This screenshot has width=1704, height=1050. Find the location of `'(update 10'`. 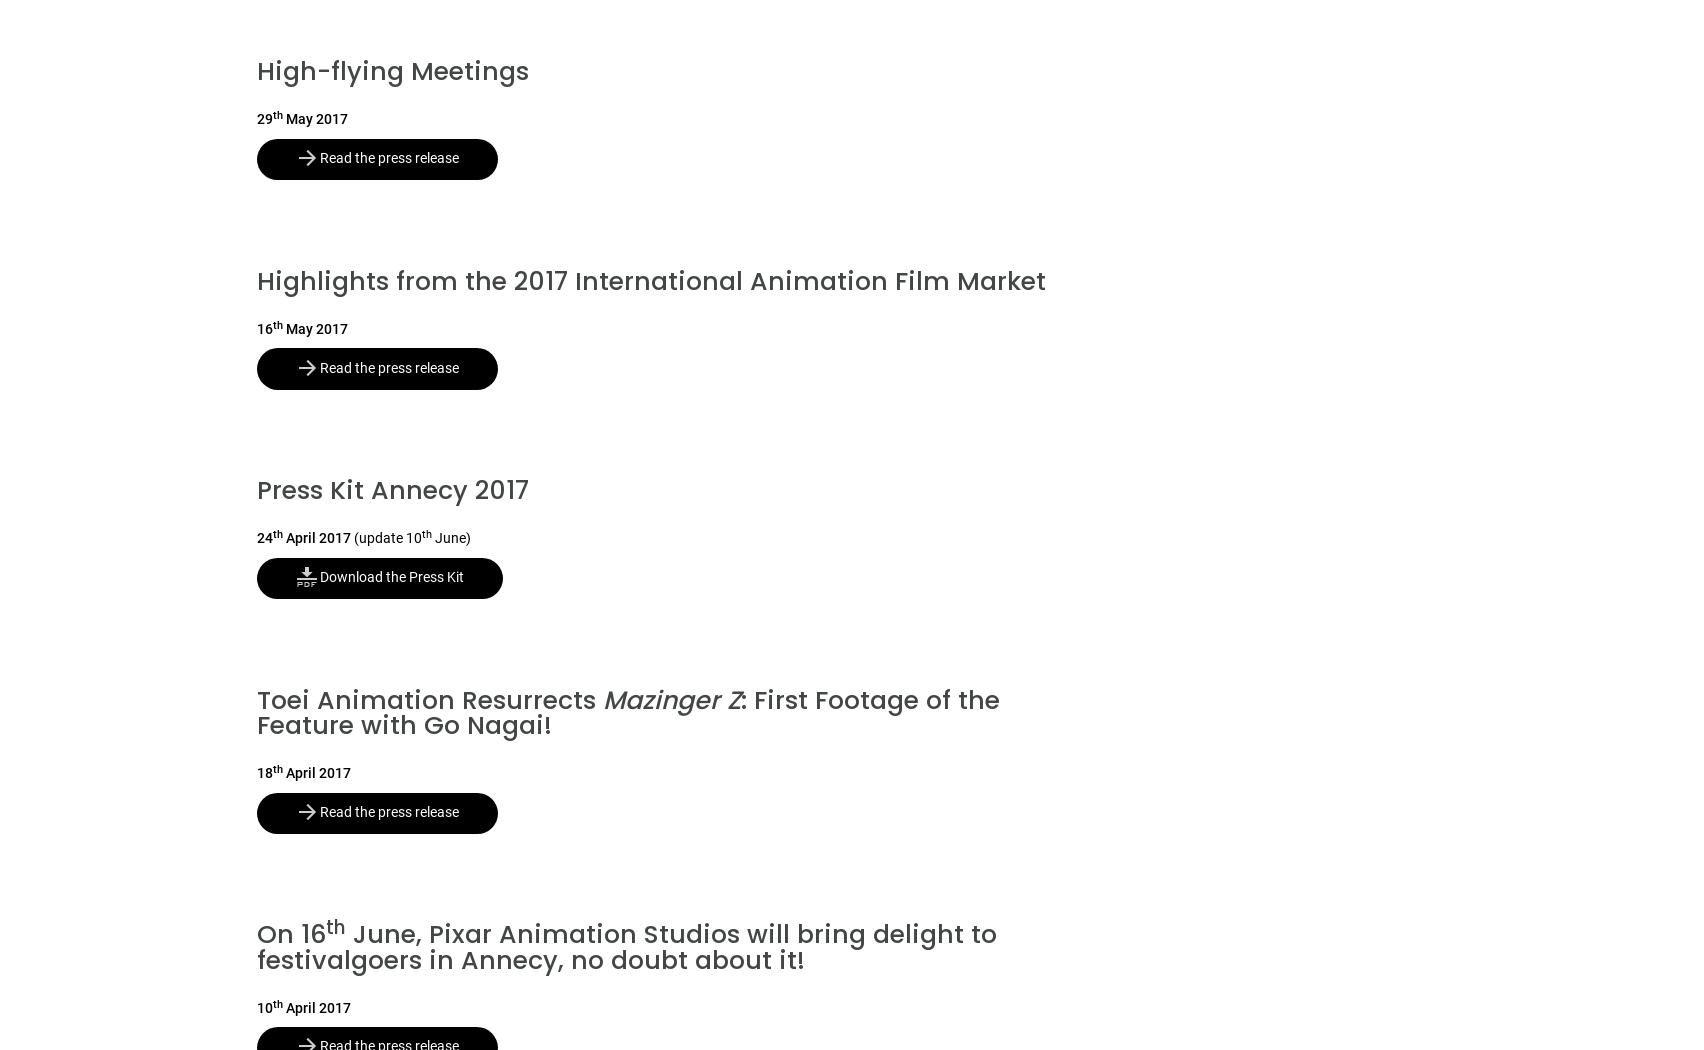

'(update 10' is located at coordinates (387, 538).